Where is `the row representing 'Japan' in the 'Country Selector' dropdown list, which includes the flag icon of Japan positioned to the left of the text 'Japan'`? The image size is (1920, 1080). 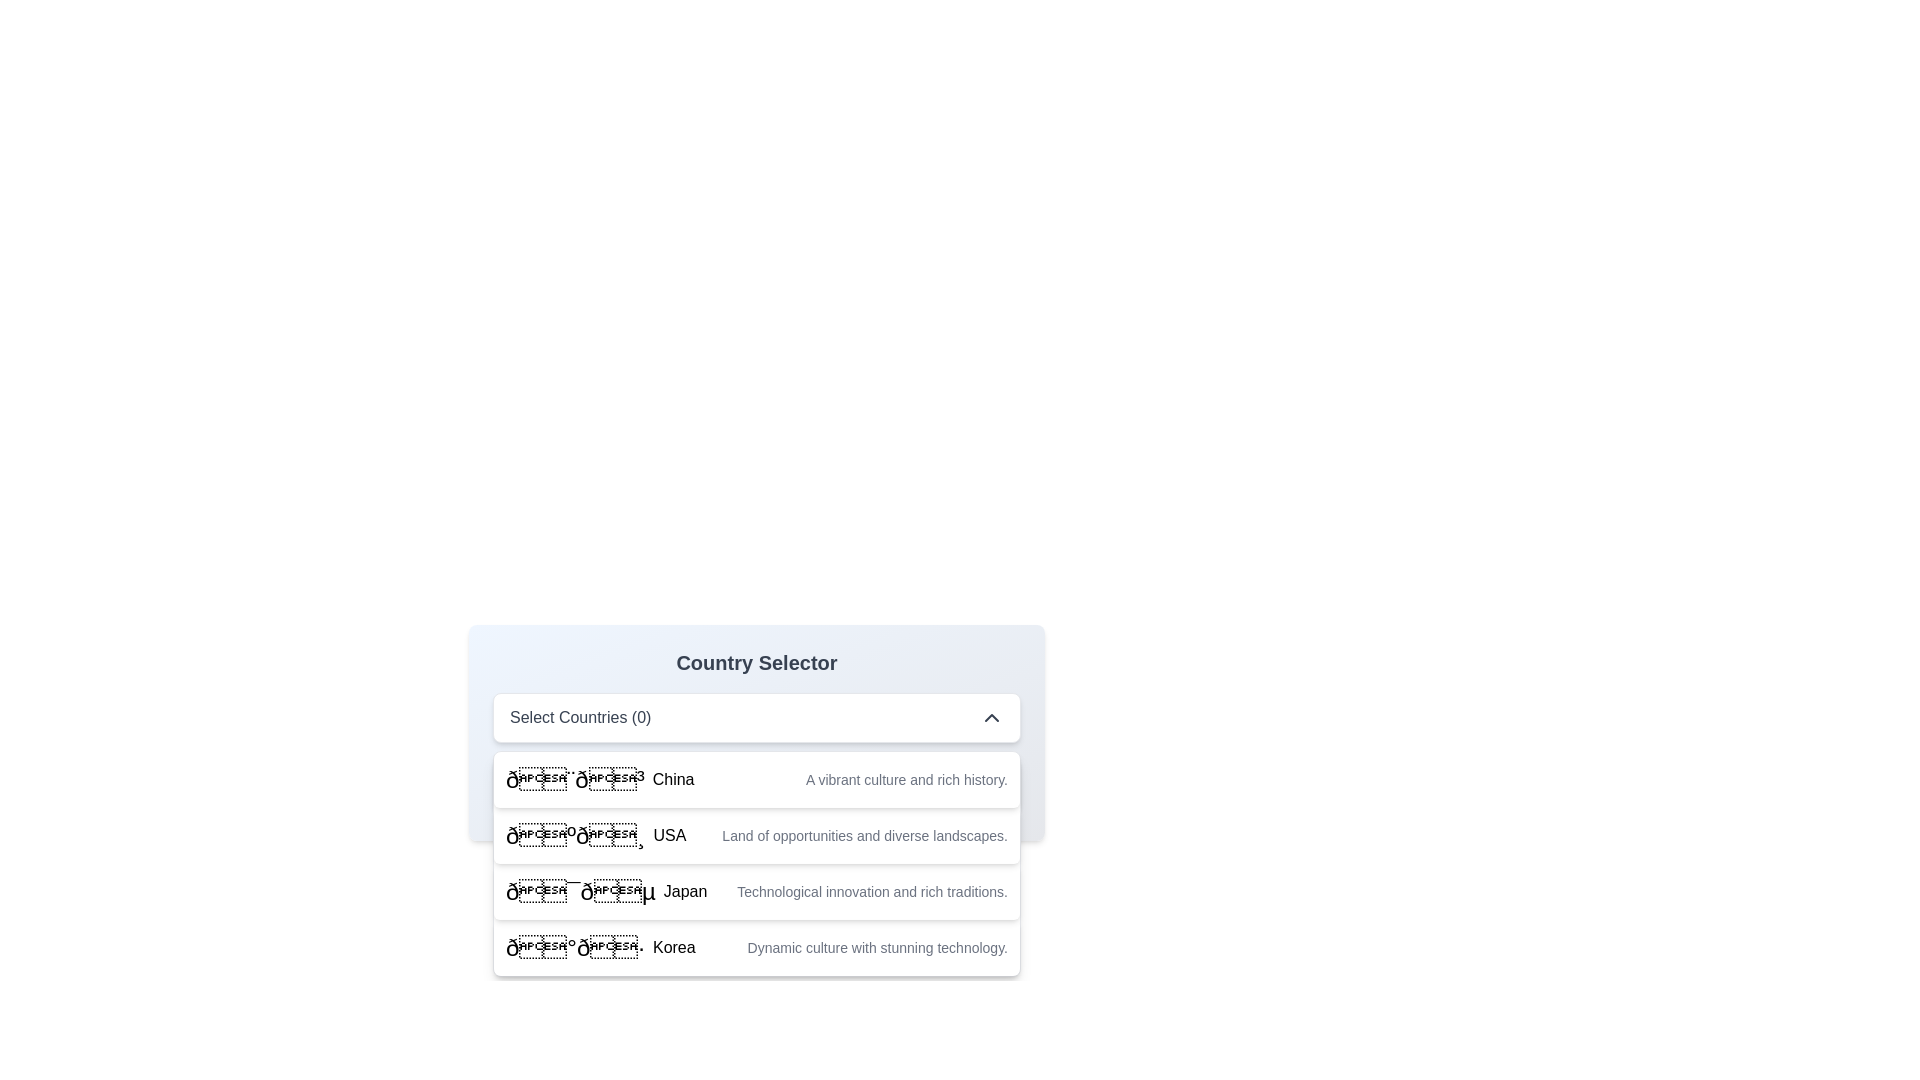 the row representing 'Japan' in the 'Country Selector' dropdown list, which includes the flag icon of Japan positioned to the left of the text 'Japan' is located at coordinates (579, 890).